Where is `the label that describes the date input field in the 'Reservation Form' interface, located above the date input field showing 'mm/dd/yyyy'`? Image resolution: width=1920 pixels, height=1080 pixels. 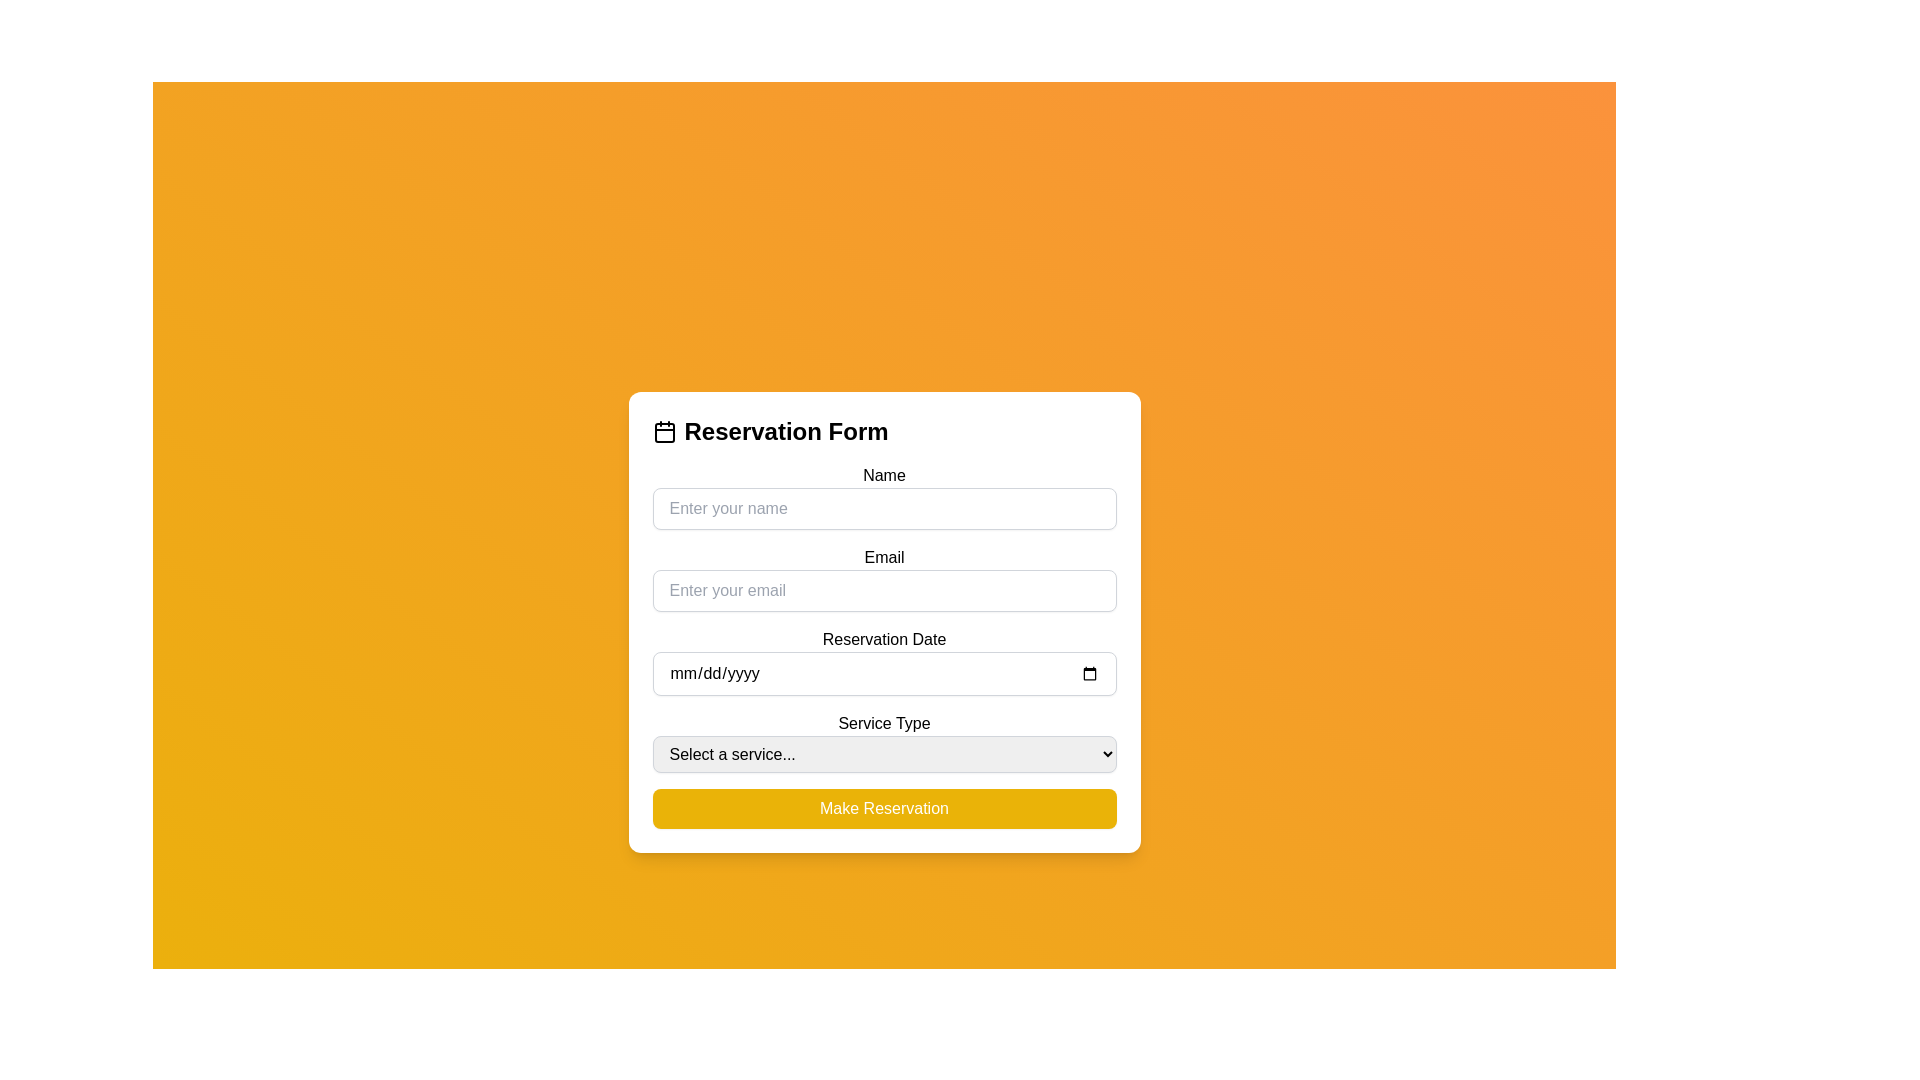
the label that describes the date input field in the 'Reservation Form' interface, located above the date input field showing 'mm/dd/yyyy' is located at coordinates (883, 639).